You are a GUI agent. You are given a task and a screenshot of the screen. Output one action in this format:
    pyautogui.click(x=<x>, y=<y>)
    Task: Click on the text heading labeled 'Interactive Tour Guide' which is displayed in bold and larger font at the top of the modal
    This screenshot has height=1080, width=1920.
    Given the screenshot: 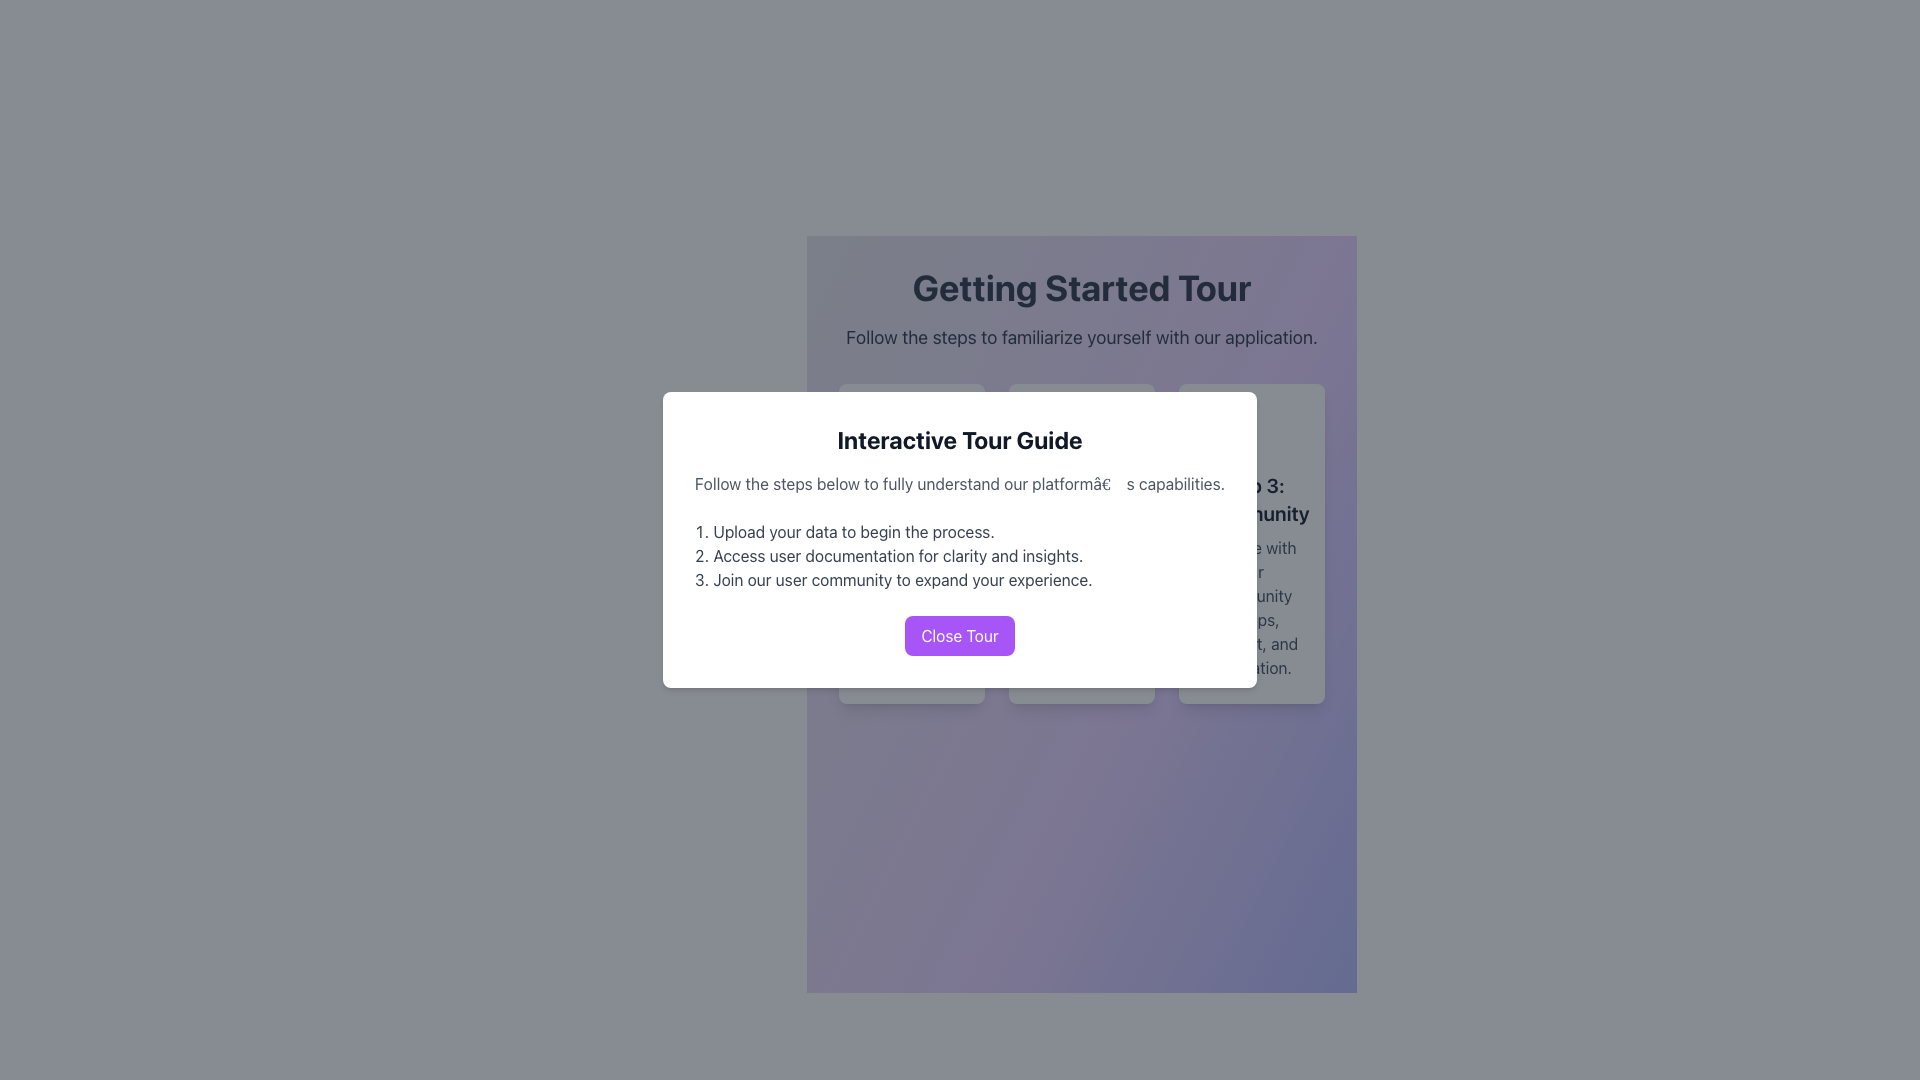 What is the action you would take?
    pyautogui.click(x=960, y=438)
    